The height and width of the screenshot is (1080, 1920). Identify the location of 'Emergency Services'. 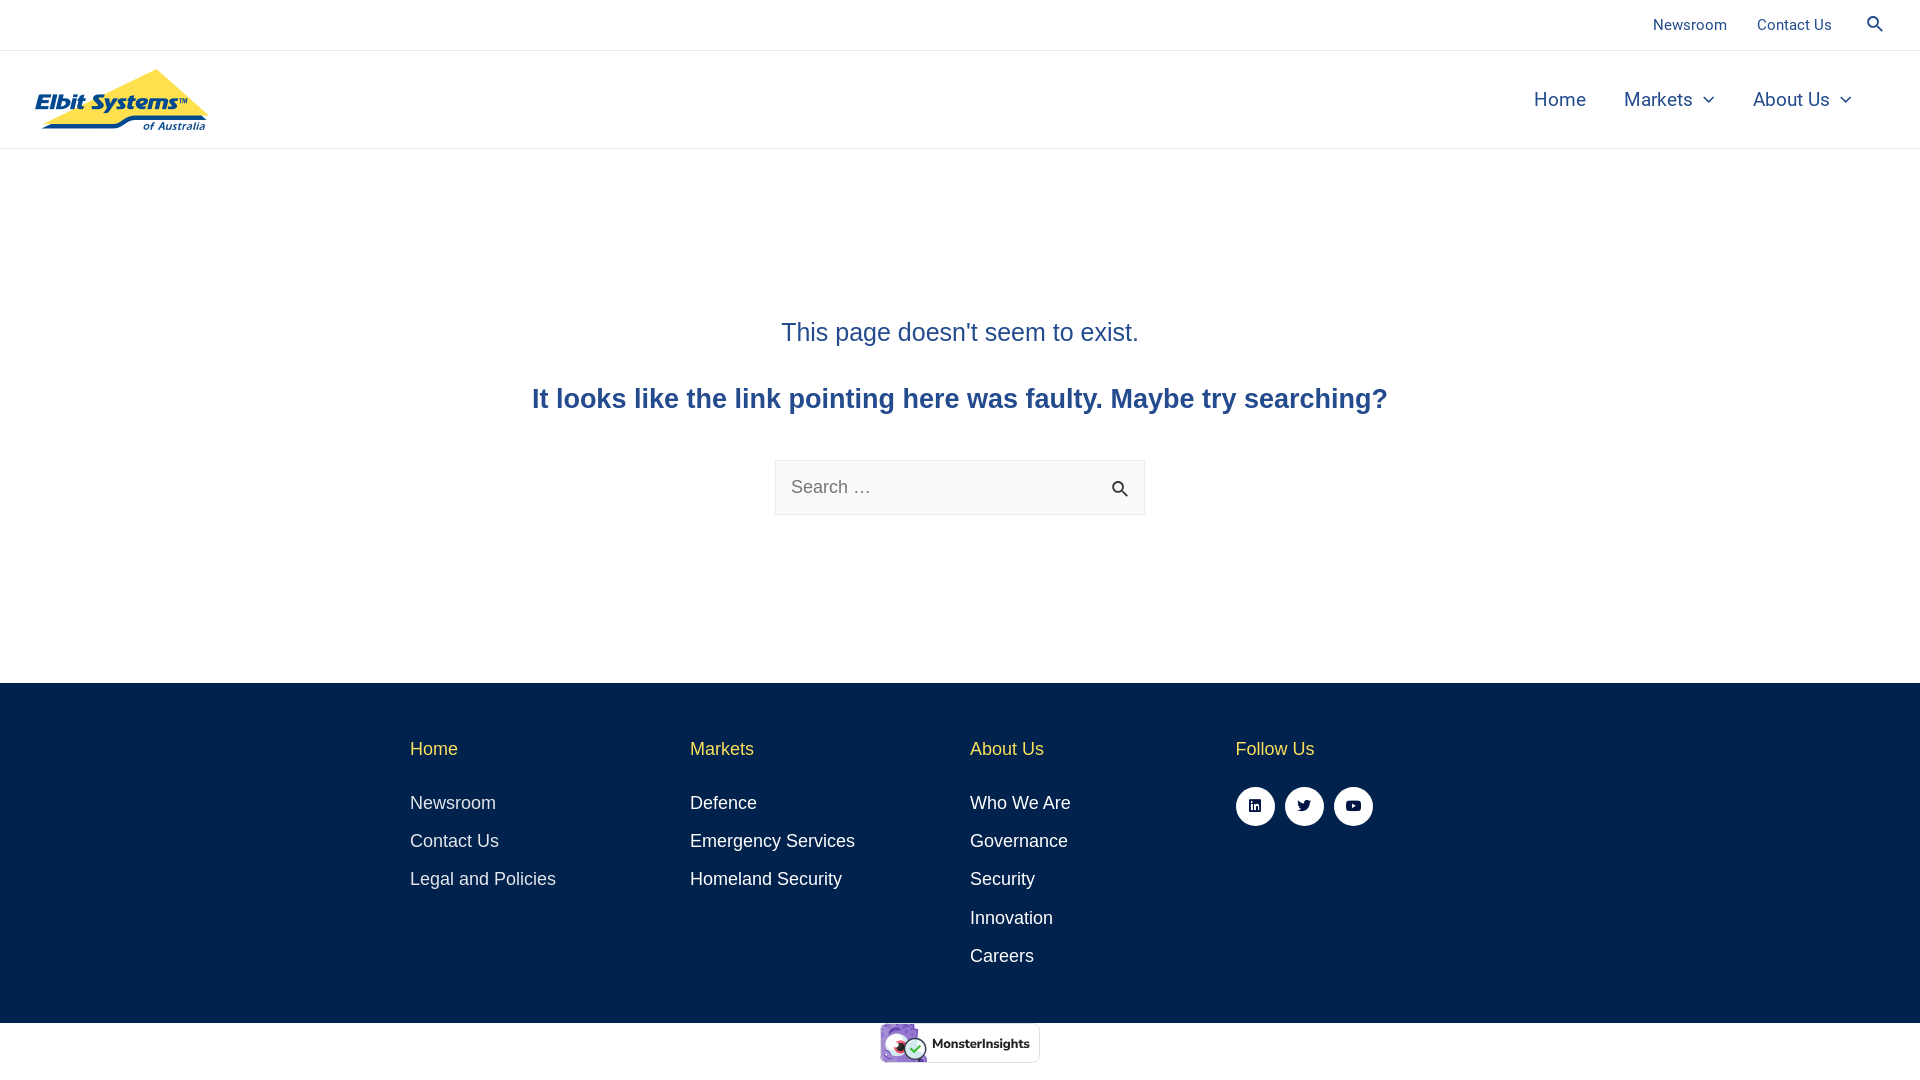
(690, 841).